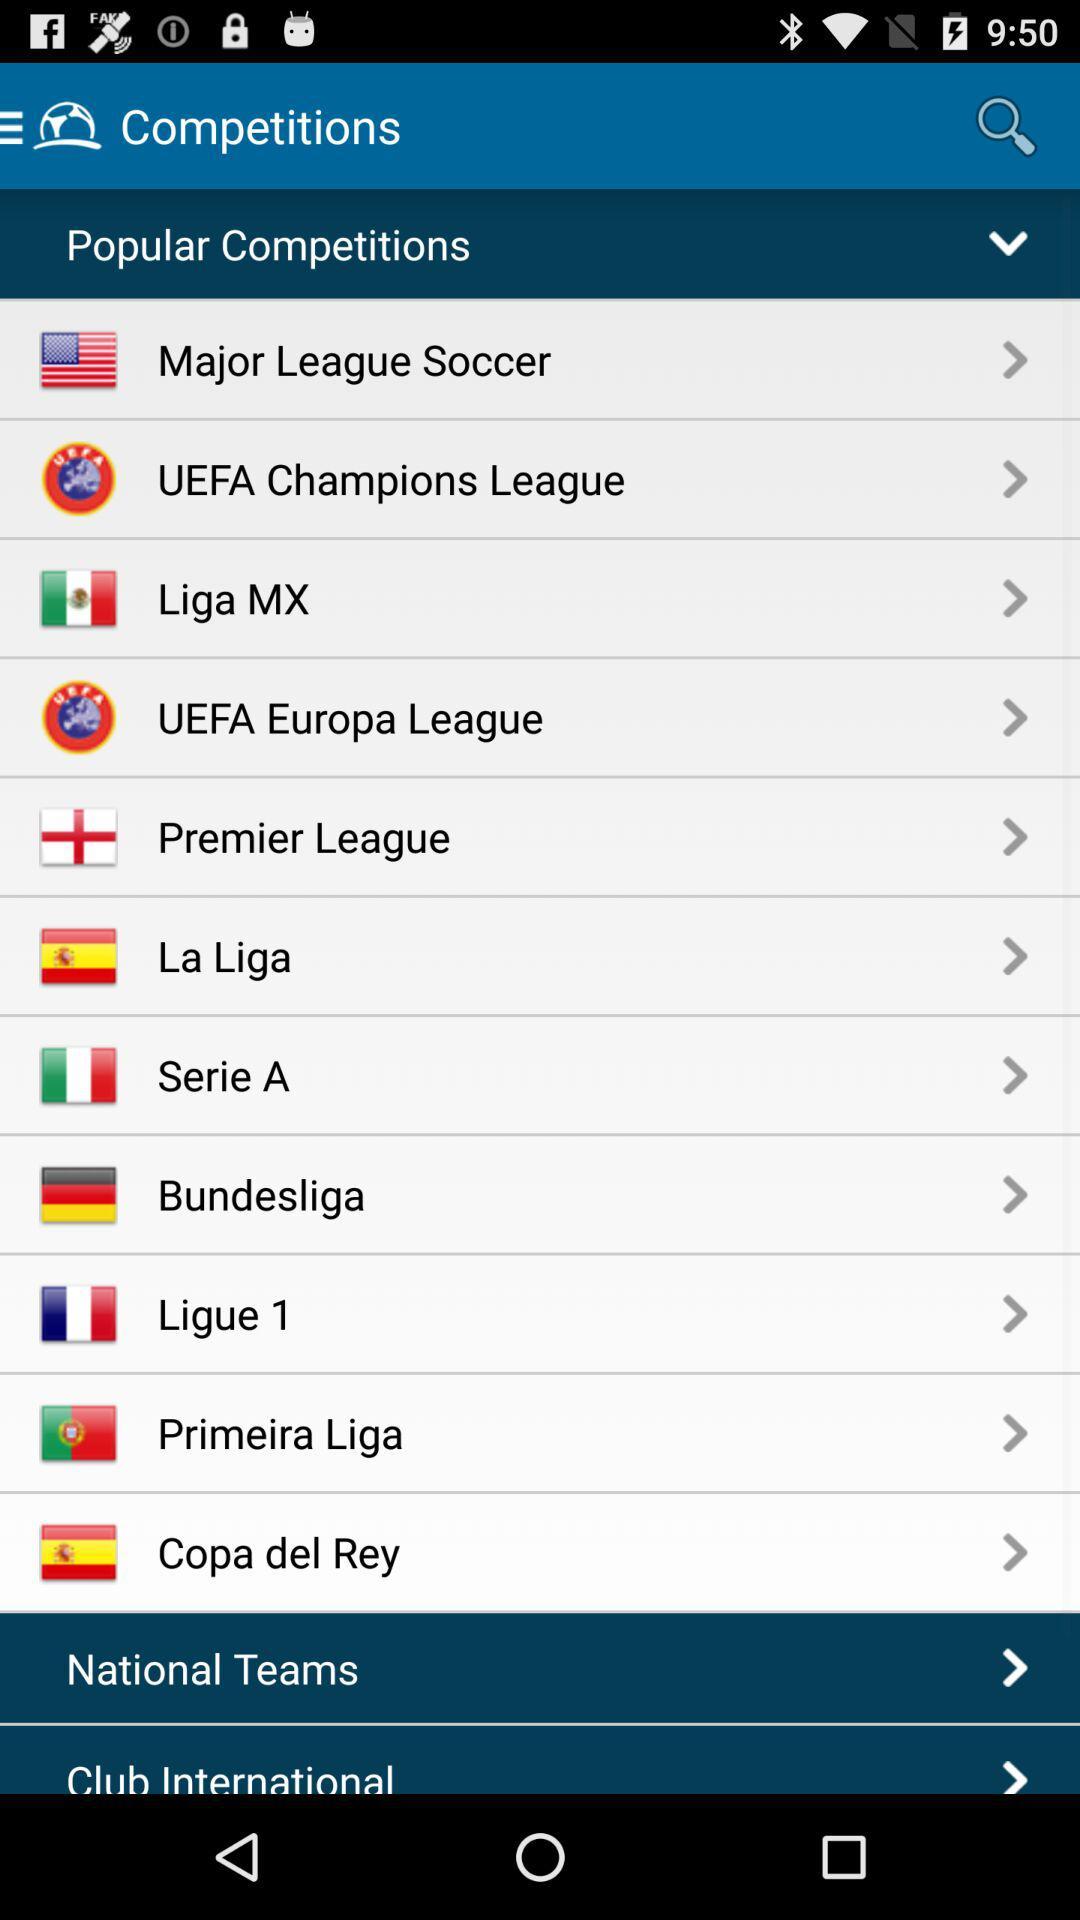 The image size is (1080, 1920). What do you see at coordinates (580, 596) in the screenshot?
I see `app below the uefa champions league icon` at bounding box center [580, 596].